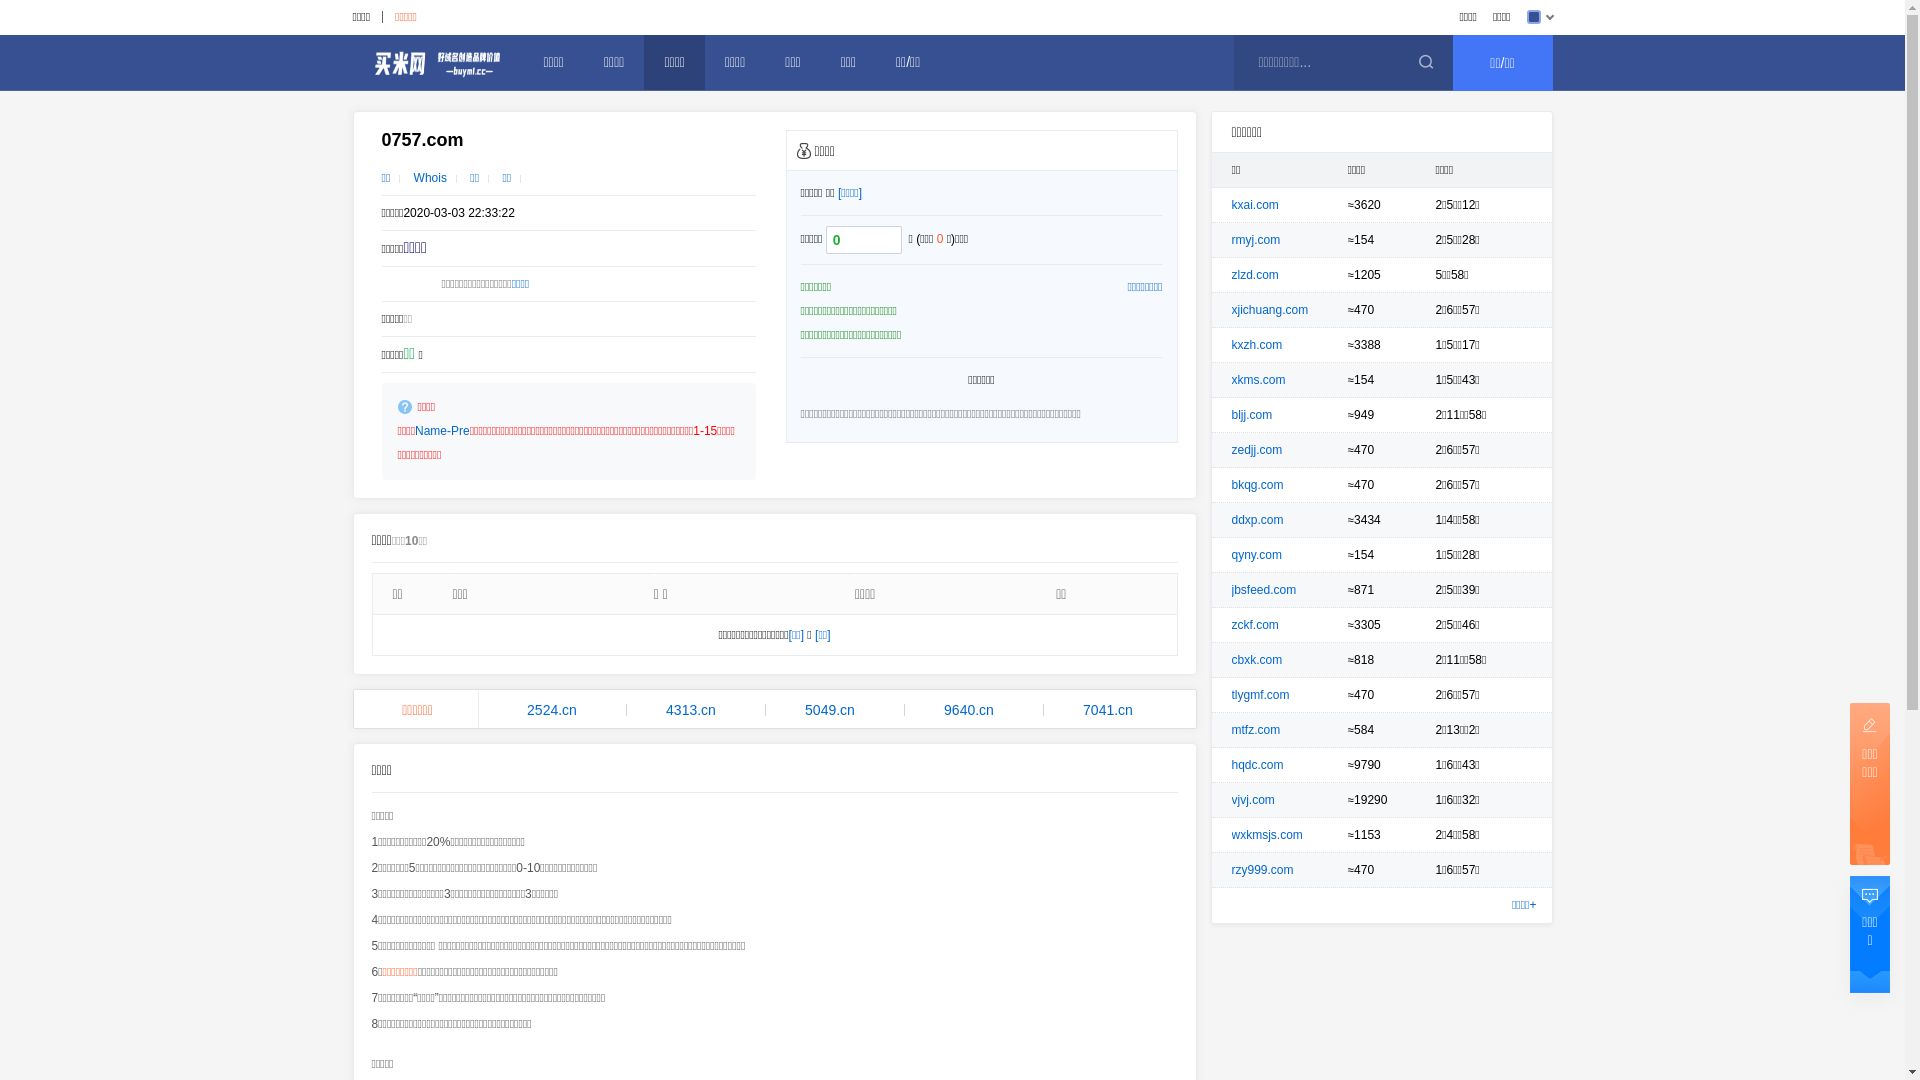 This screenshot has width=1920, height=1080. I want to click on 'Name-Pre', so click(441, 430).